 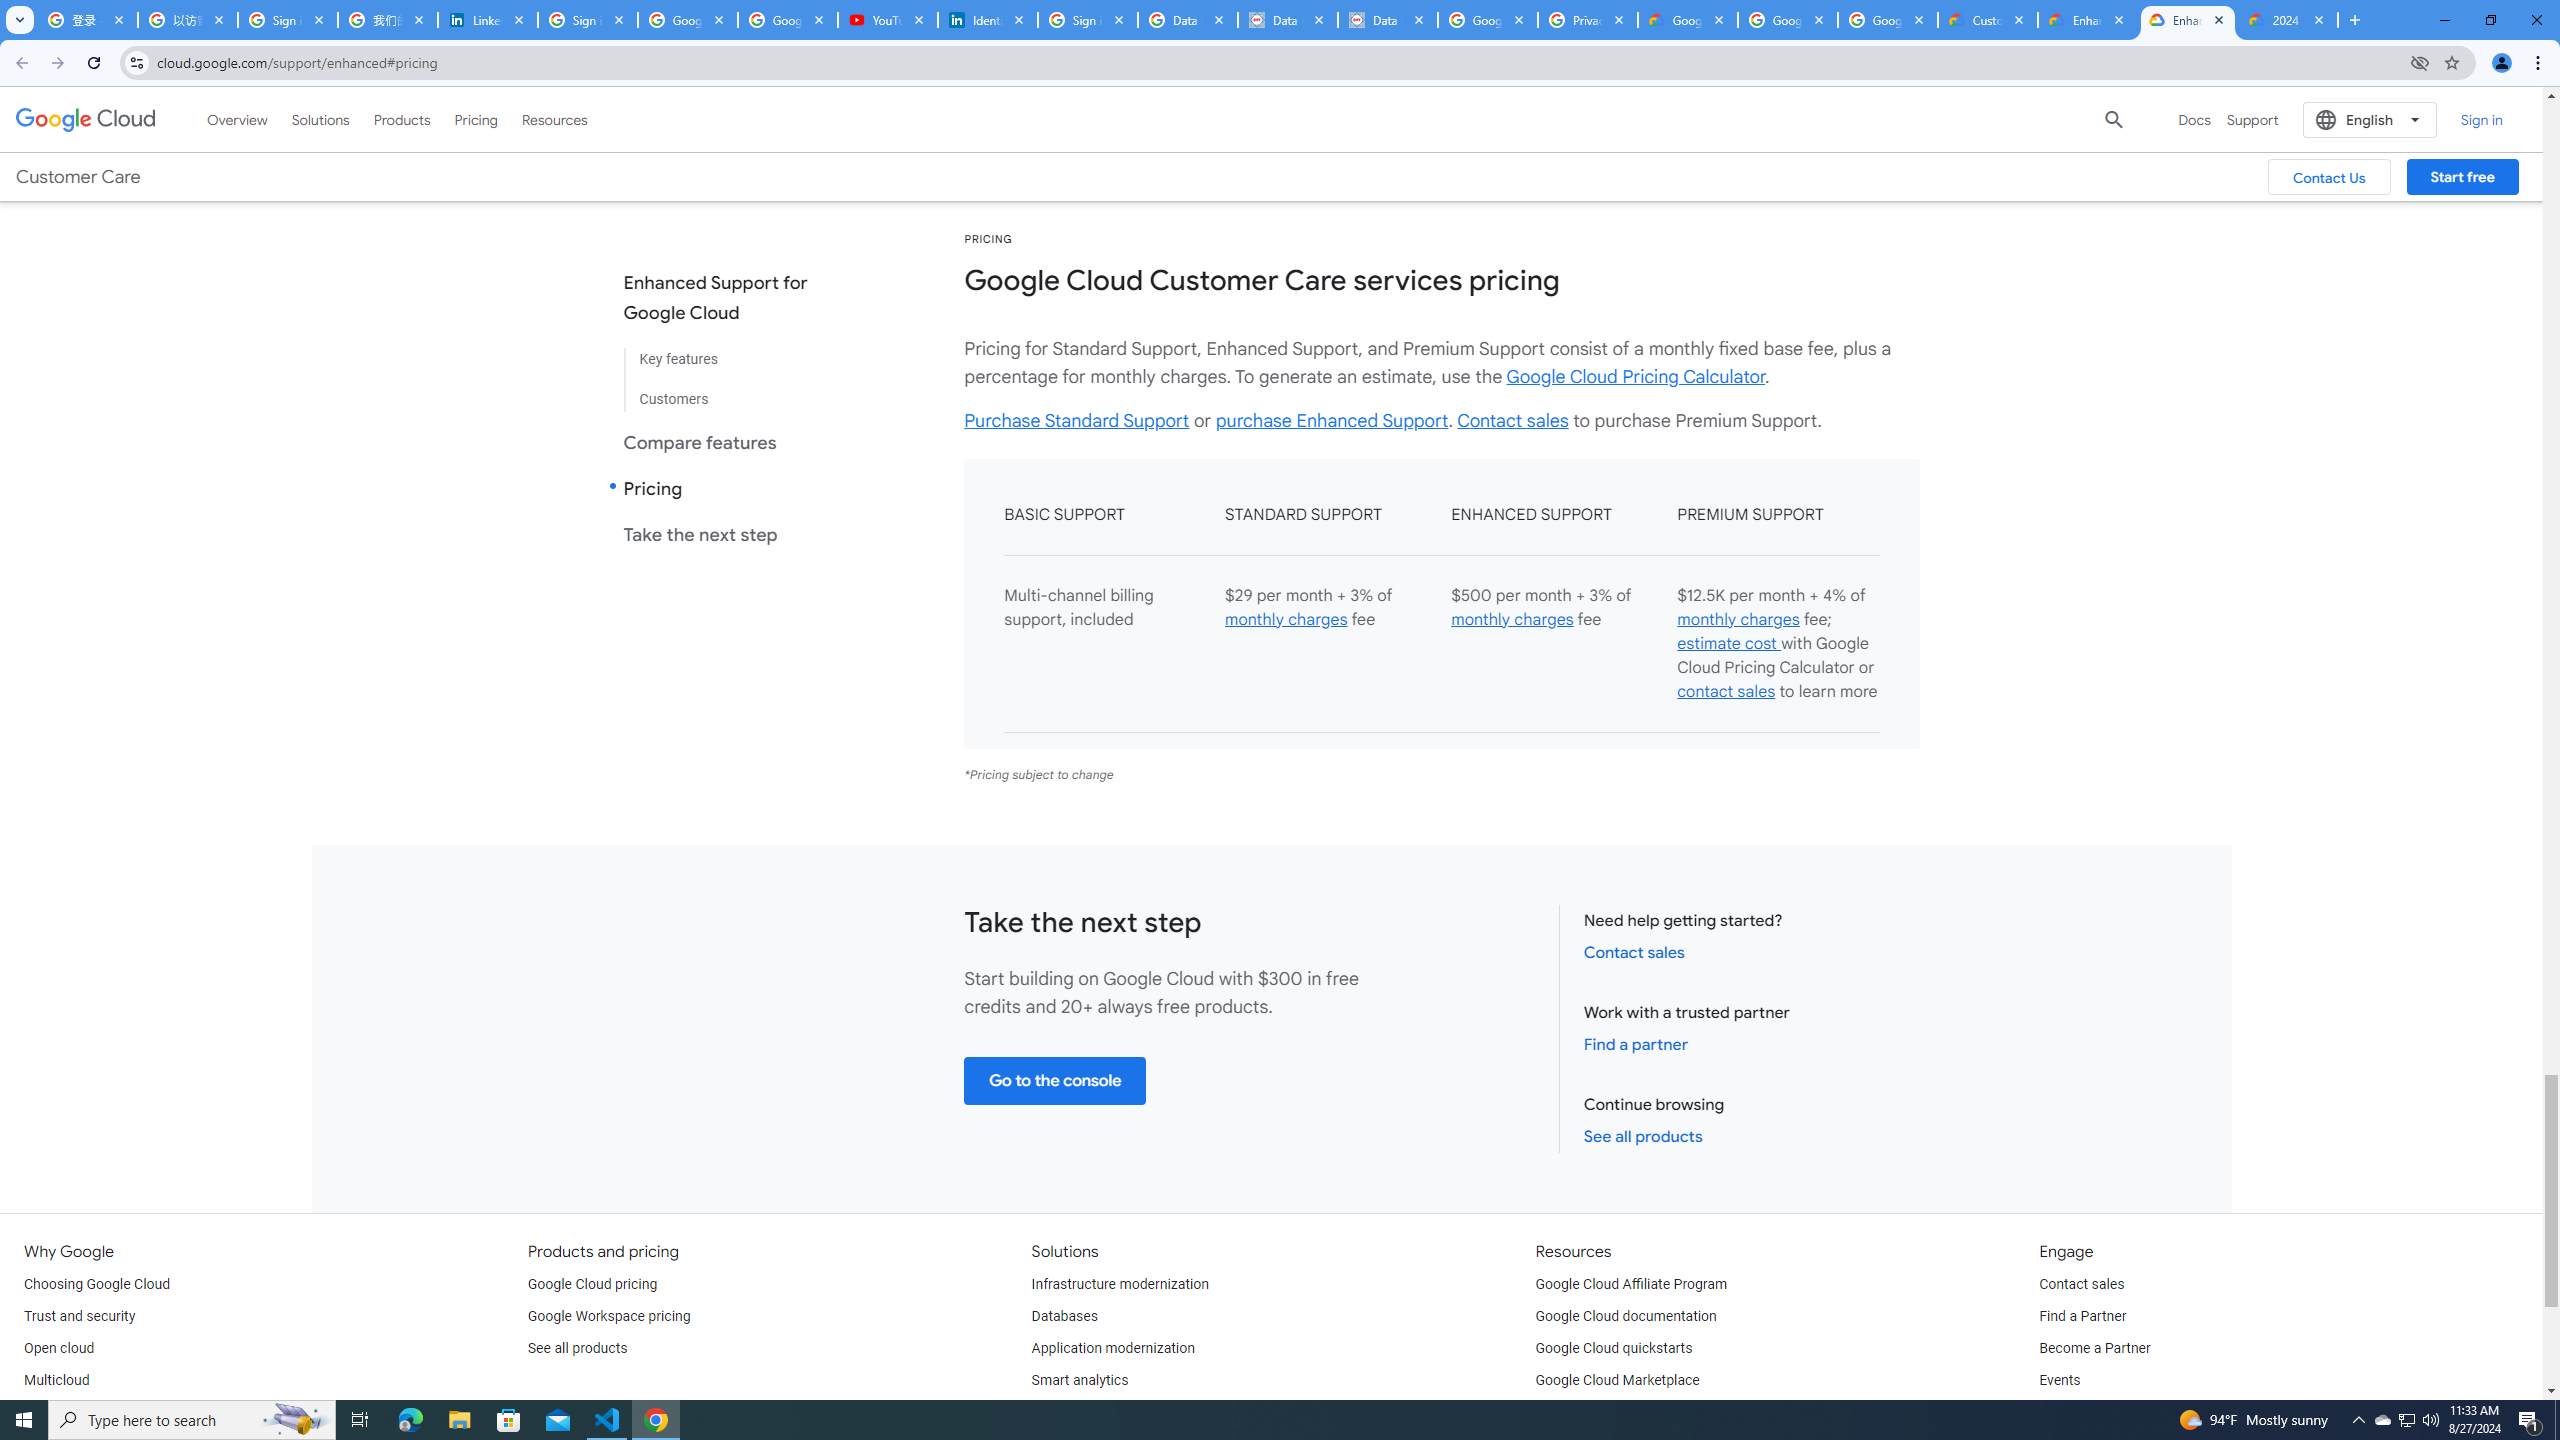 What do you see at coordinates (1287, 19) in the screenshot?
I see `'Data Privacy Framework'` at bounding box center [1287, 19].